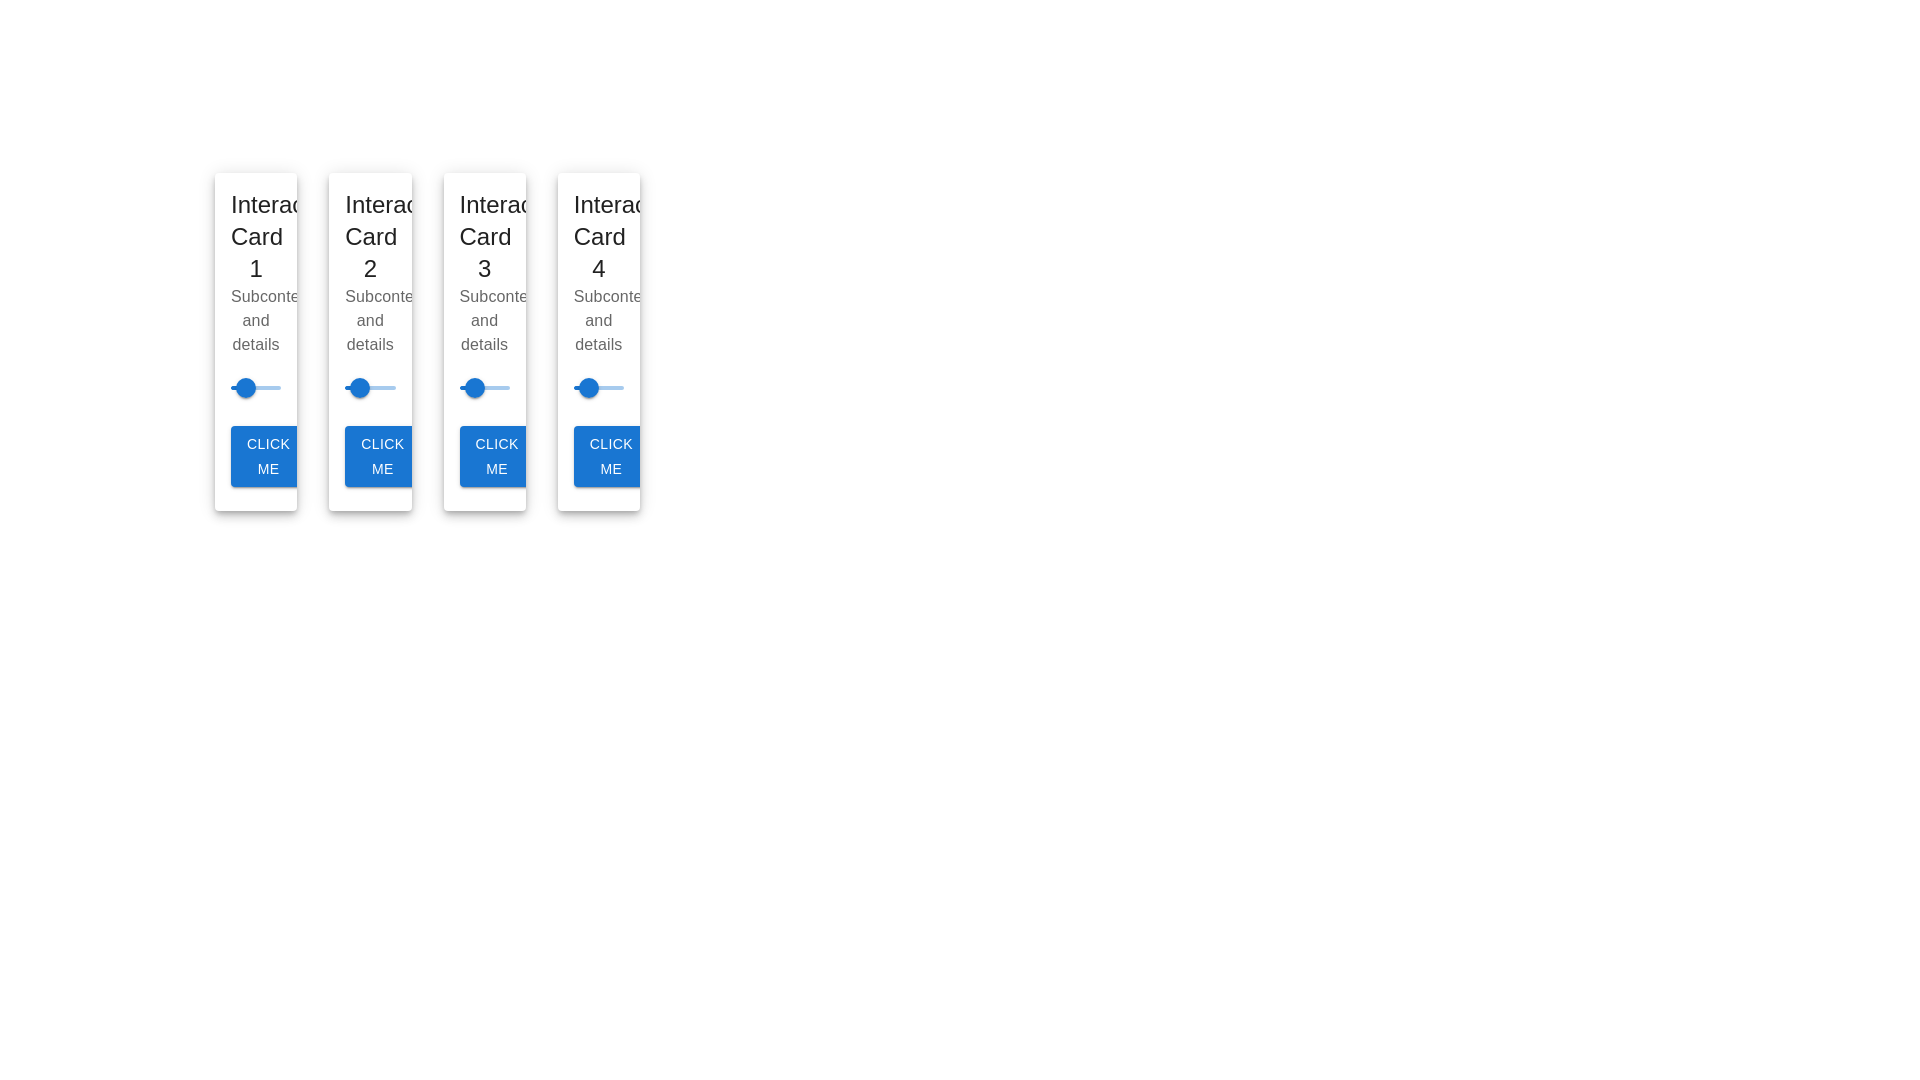 This screenshot has width=1920, height=1080. What do you see at coordinates (484, 388) in the screenshot?
I see `the slider's value` at bounding box center [484, 388].